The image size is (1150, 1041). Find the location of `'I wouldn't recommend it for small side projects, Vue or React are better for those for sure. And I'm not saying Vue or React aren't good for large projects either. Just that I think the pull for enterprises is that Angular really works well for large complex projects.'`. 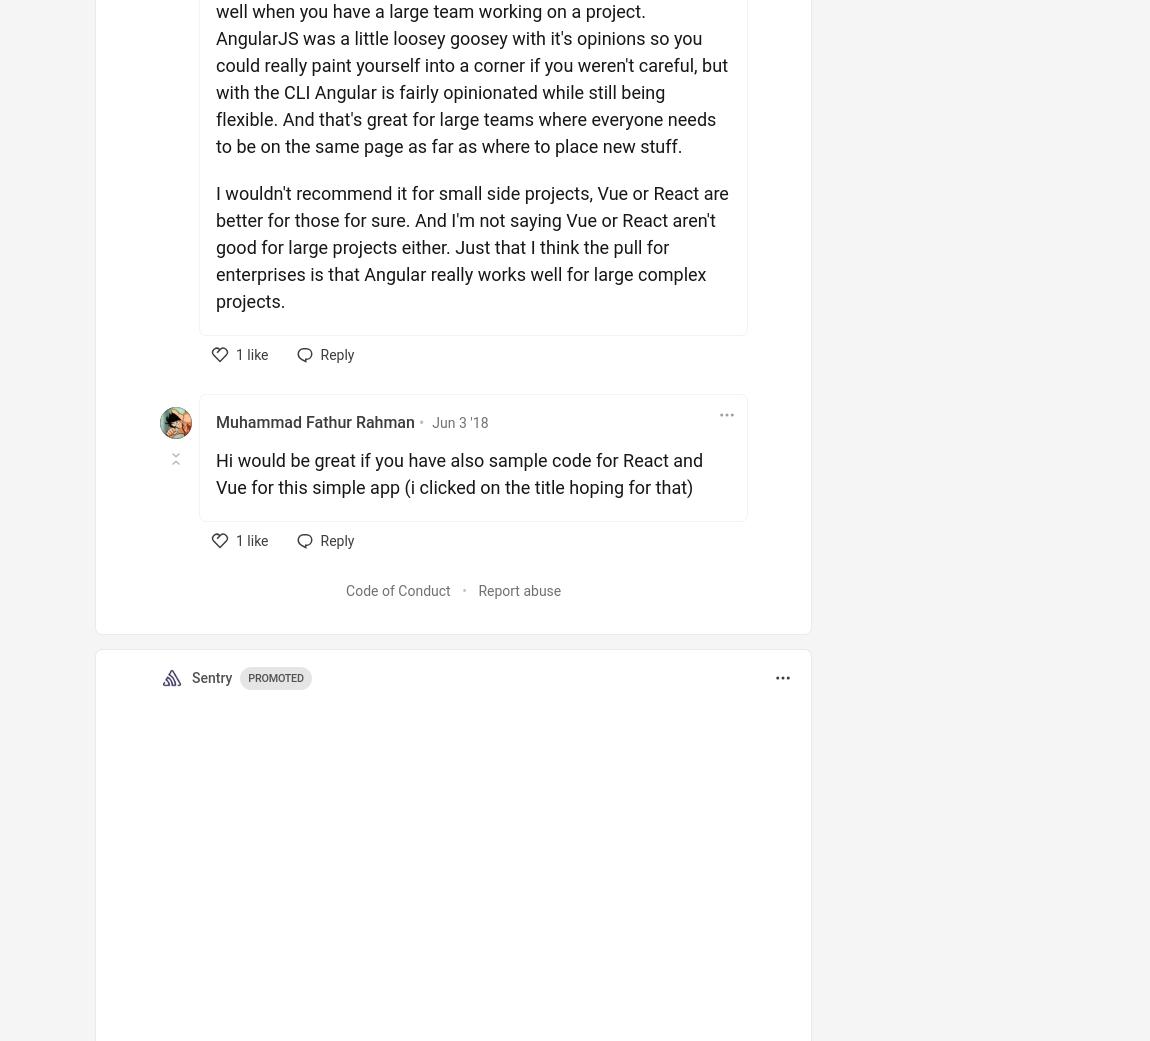

'I wouldn't recommend it for small side projects, Vue or React are better for those for sure. And I'm not saying Vue or React aren't good for large projects either. Just that I think the pull for enterprises is that Angular really works well for large complex projects.' is located at coordinates (471, 246).